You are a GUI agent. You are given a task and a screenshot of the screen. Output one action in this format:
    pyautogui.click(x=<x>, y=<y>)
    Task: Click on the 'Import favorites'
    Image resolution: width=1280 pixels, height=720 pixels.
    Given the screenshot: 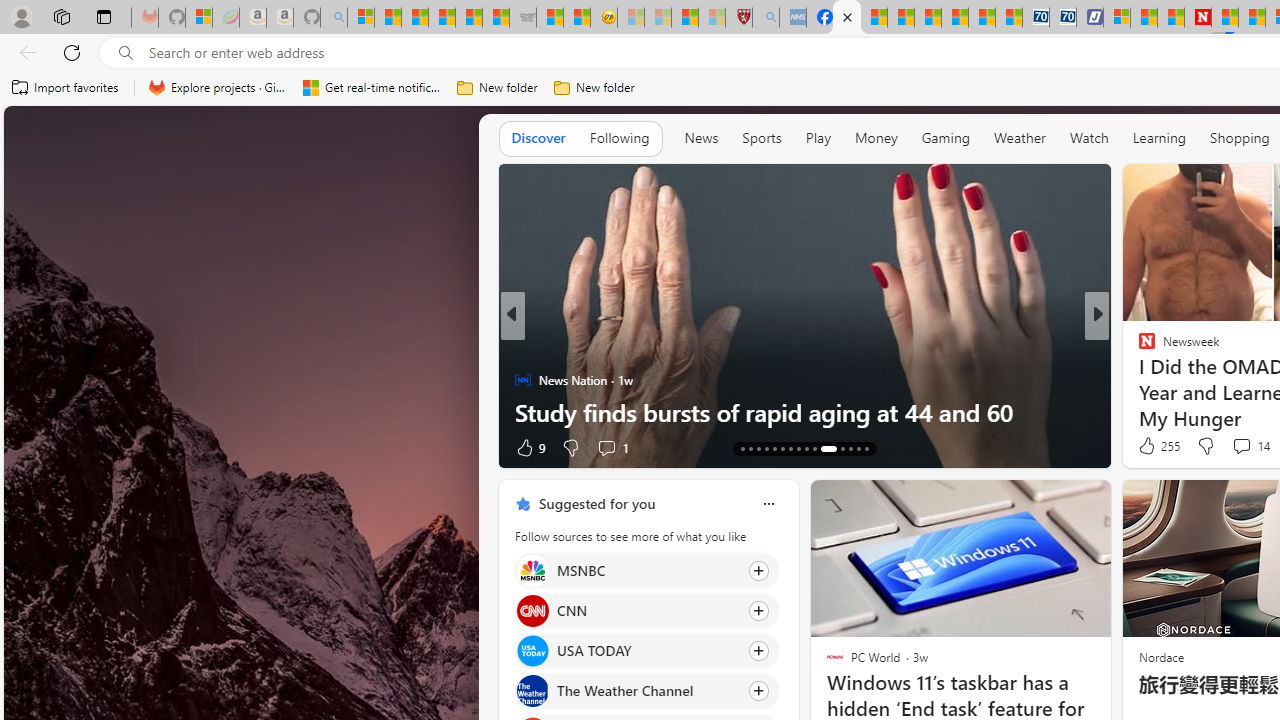 What is the action you would take?
    pyautogui.click(x=65, y=87)
    